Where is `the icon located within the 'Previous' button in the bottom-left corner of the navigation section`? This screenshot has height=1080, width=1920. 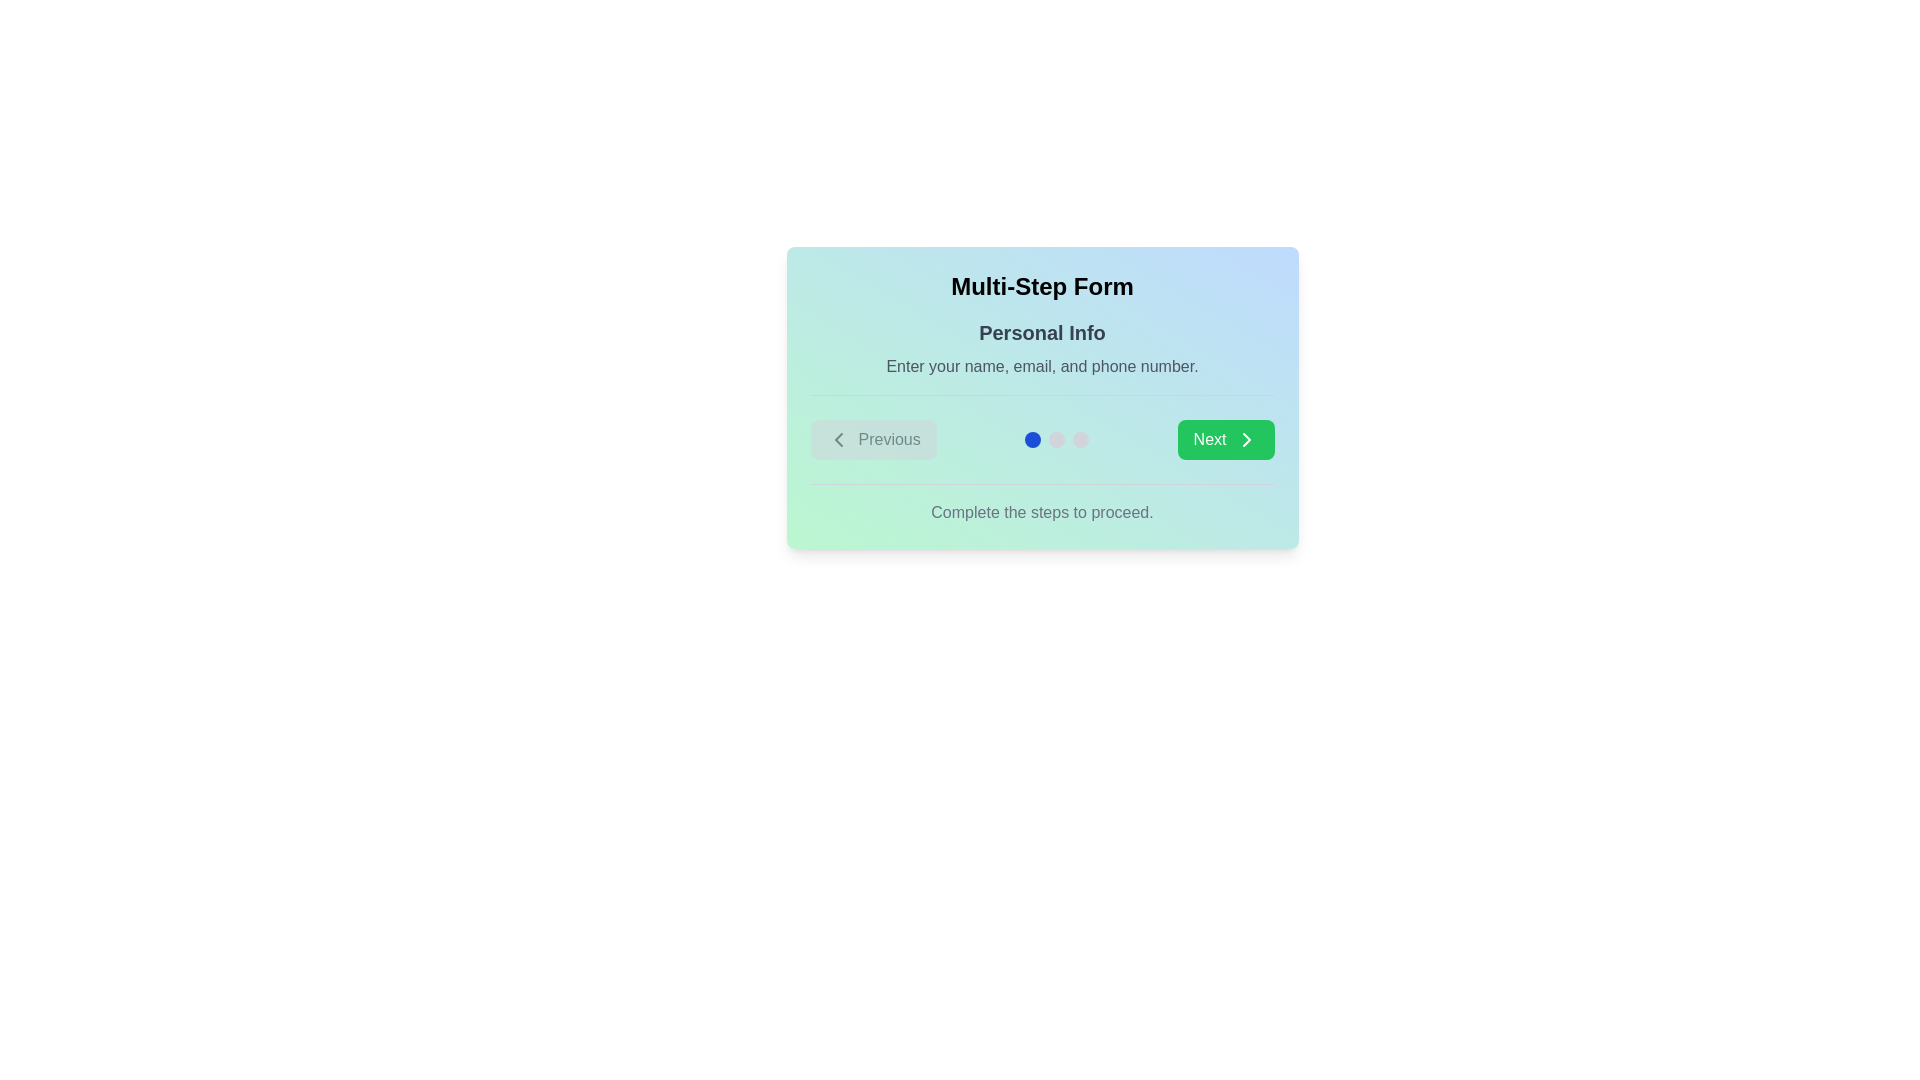
the icon located within the 'Previous' button in the bottom-left corner of the navigation section is located at coordinates (838, 438).